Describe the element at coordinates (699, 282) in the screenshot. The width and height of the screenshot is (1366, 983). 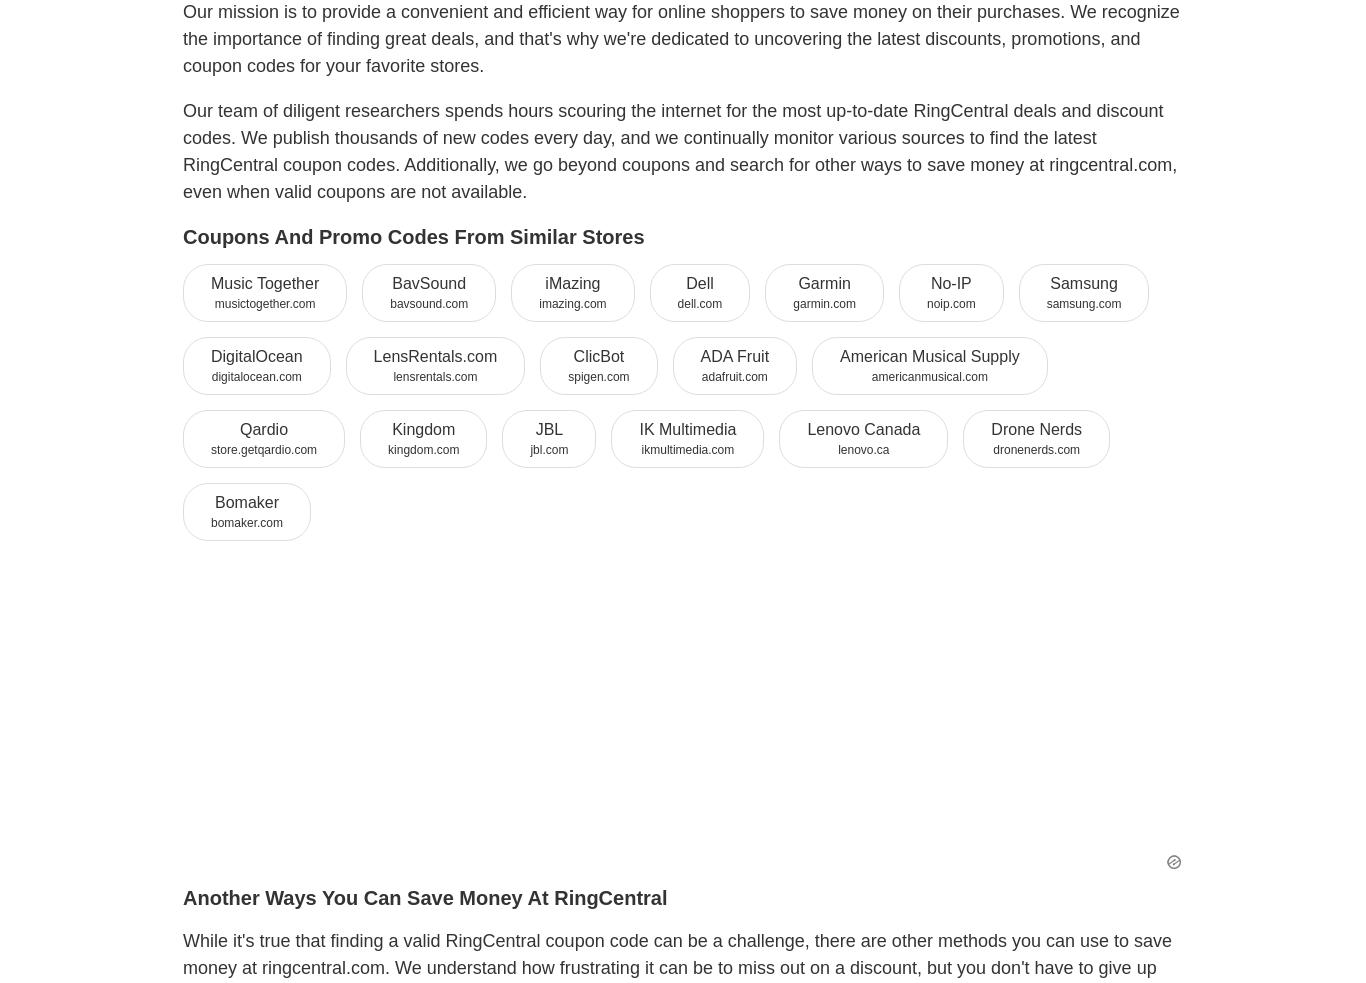
I see `'Dell'` at that location.